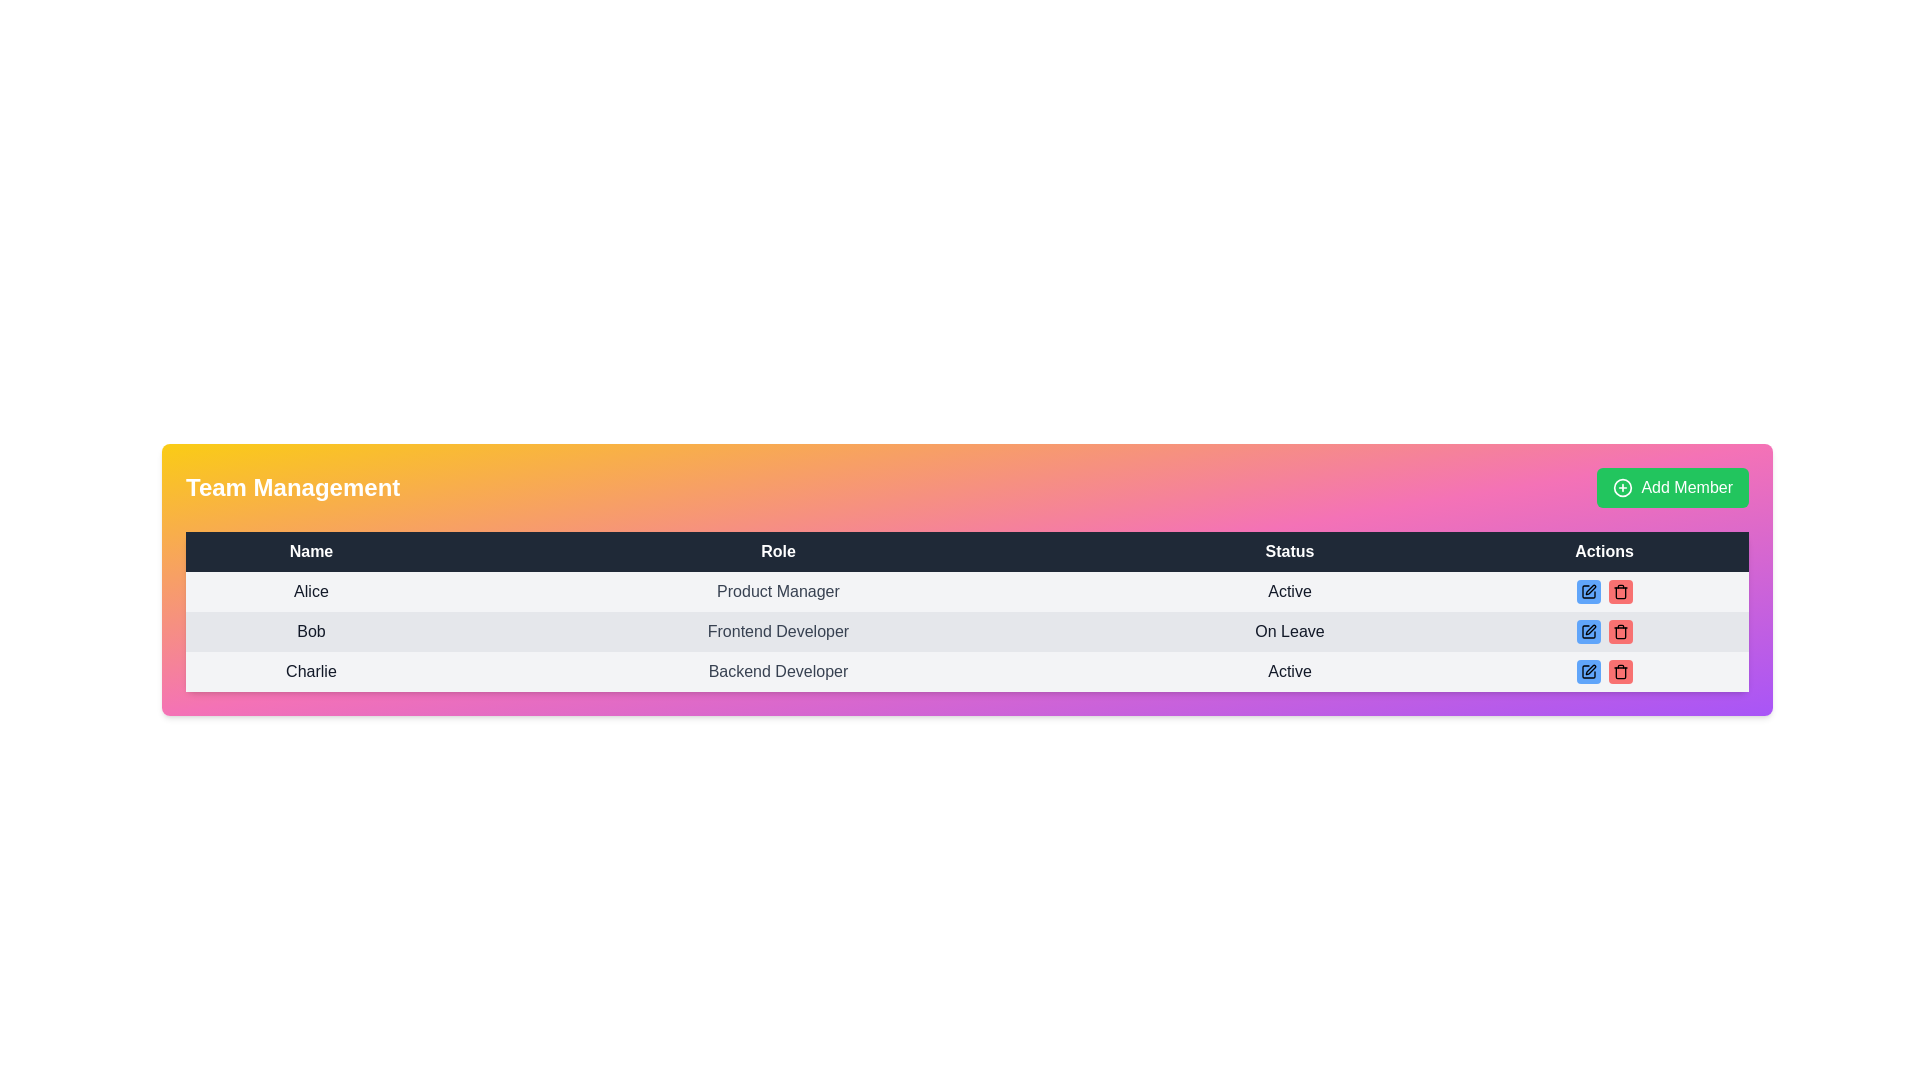 The height and width of the screenshot is (1080, 1920). Describe the element at coordinates (1290, 671) in the screenshot. I see `the 'Status' text label for 'Charlie' located in the third column of the table` at that location.